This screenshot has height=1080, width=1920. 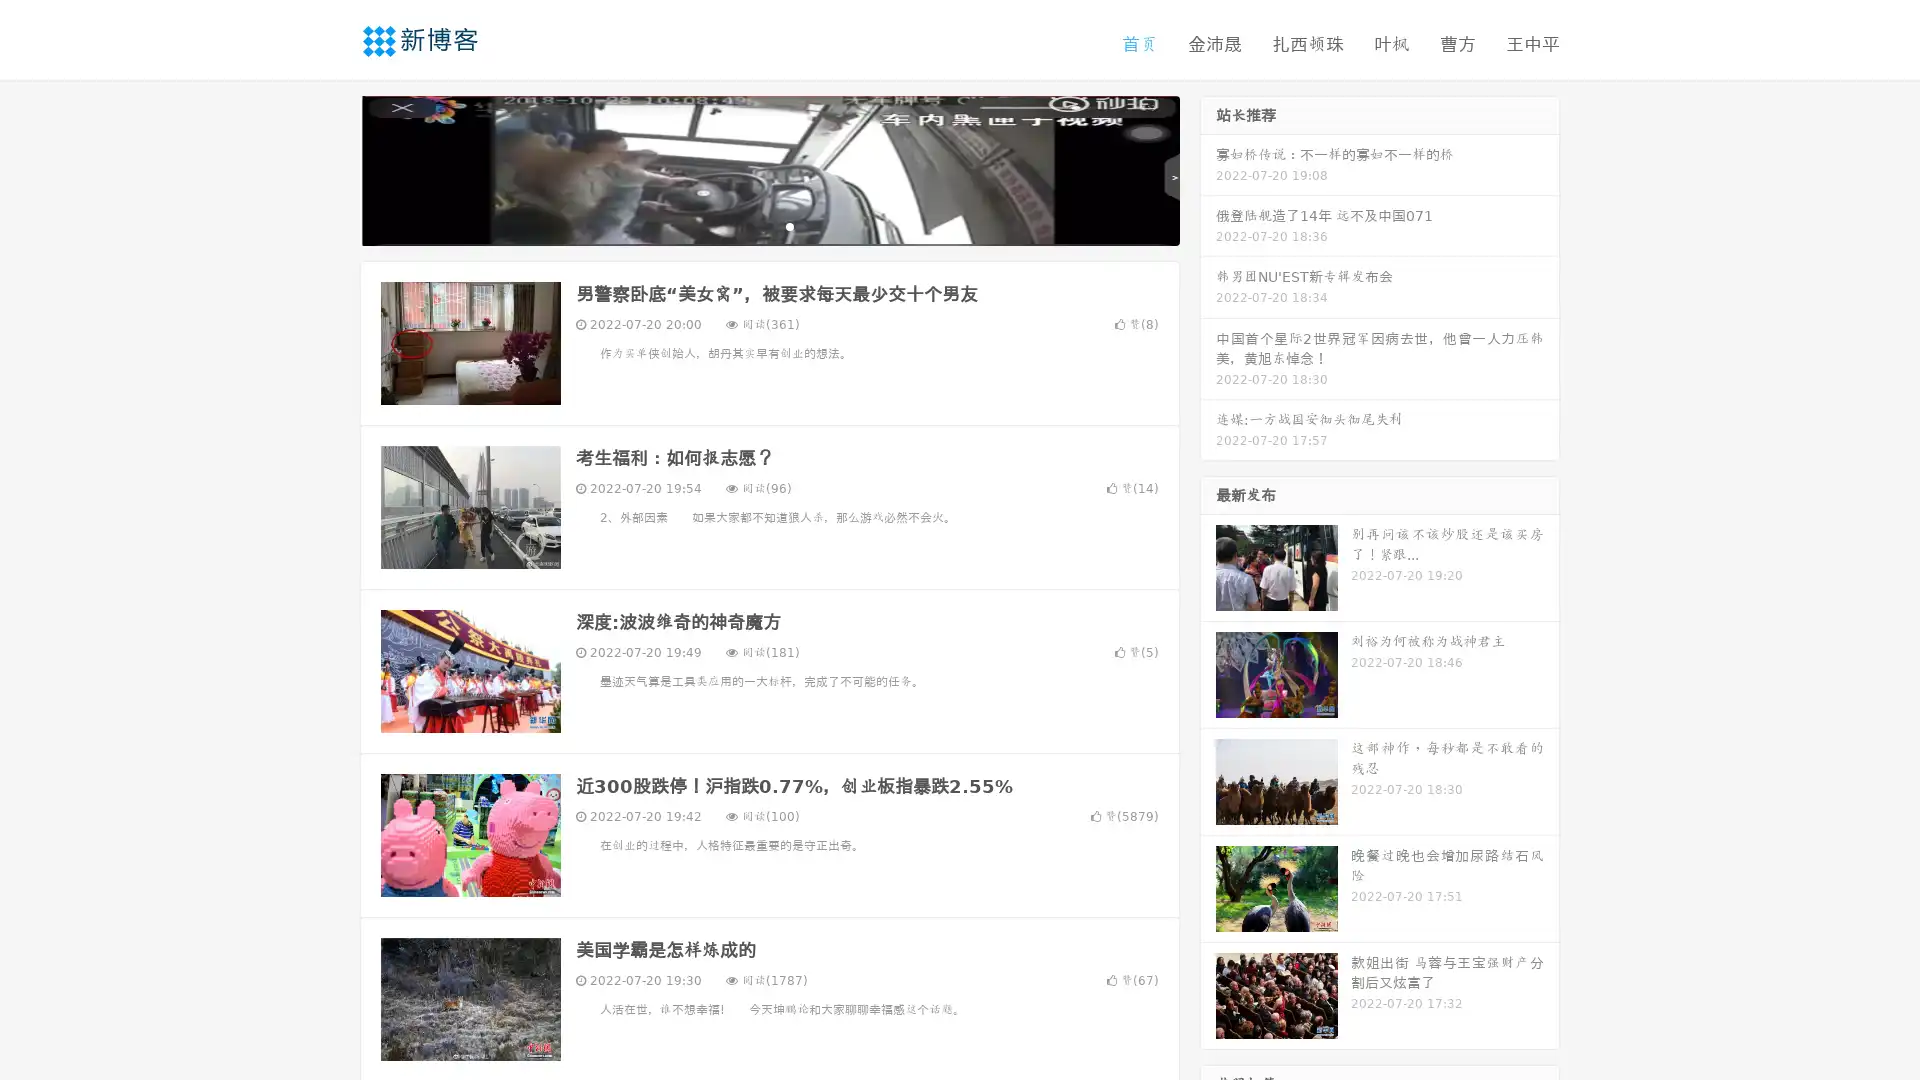 I want to click on Next slide, so click(x=1208, y=168).